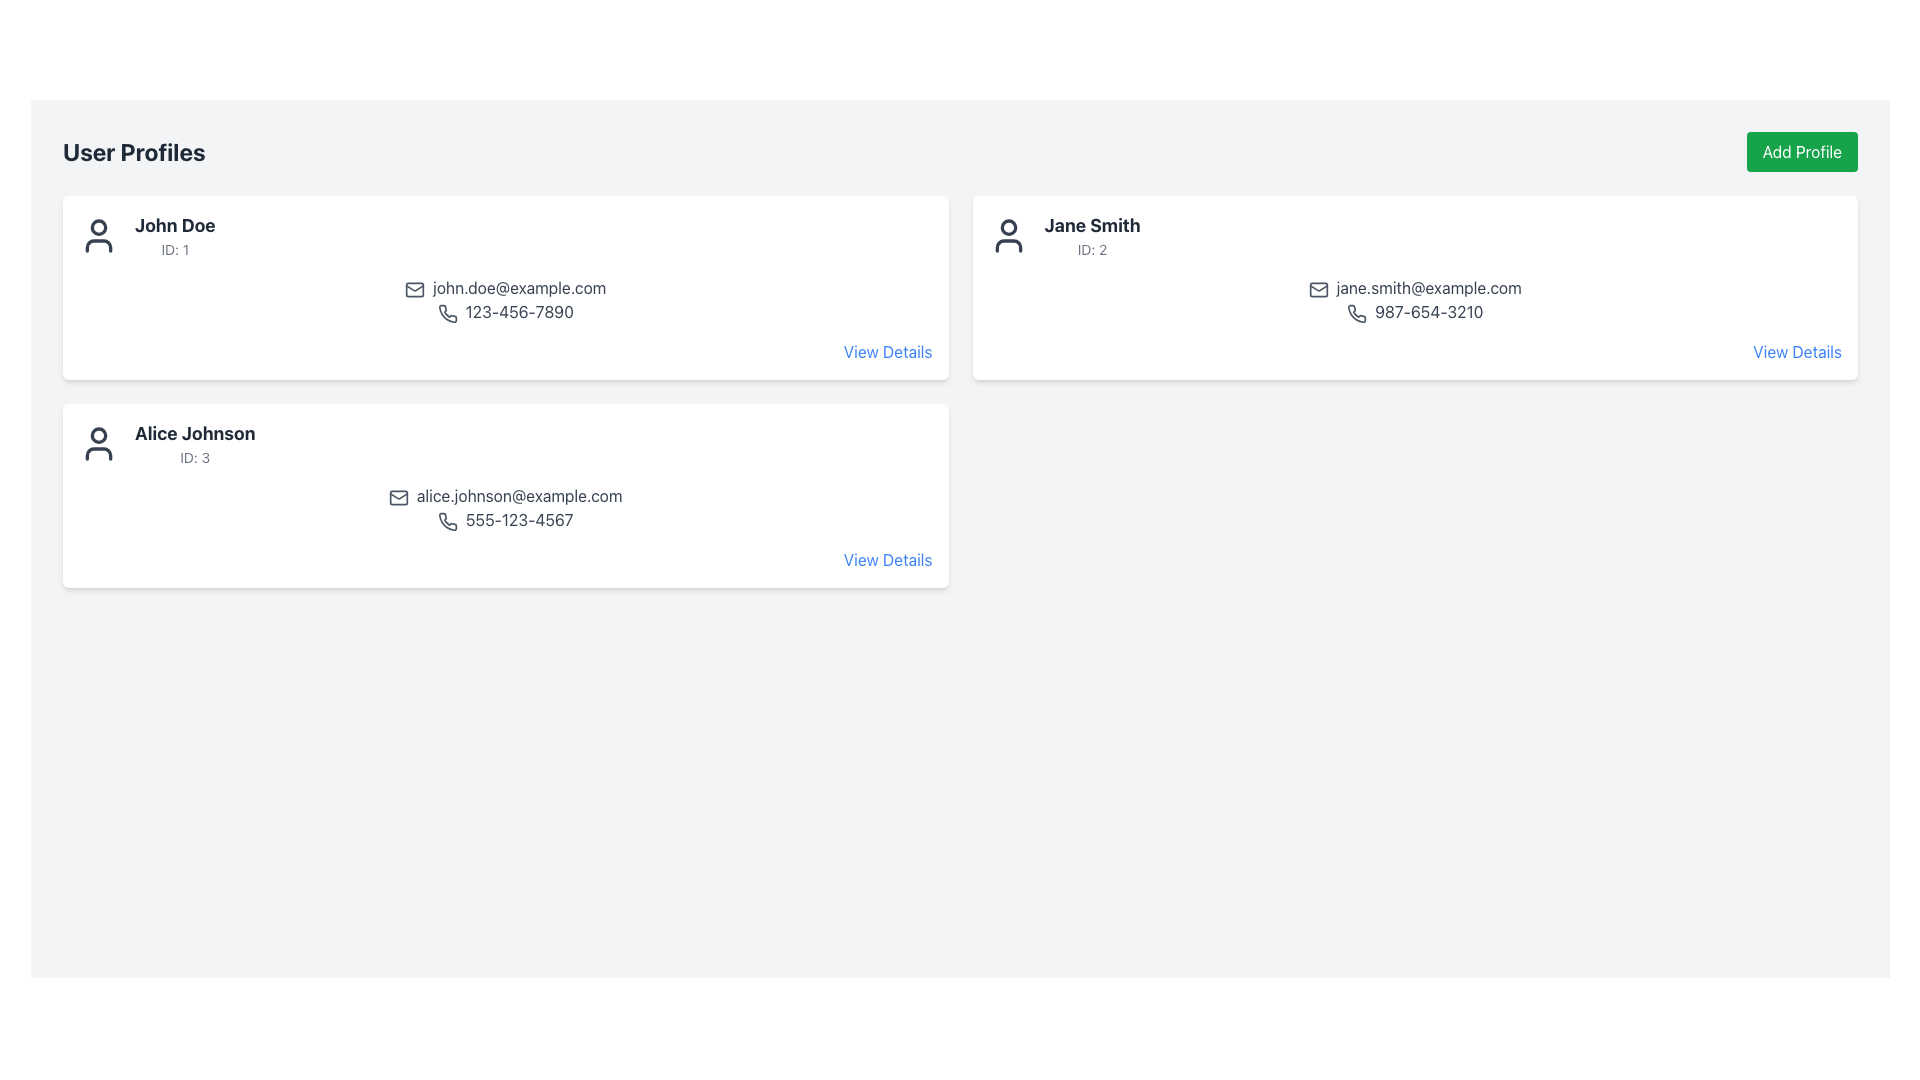 The image size is (1920, 1080). Describe the element at coordinates (133, 150) in the screenshot. I see `the 'User Profiles' text label, which is a bold, large font in black, centrally aligned at the top of the interface` at that location.